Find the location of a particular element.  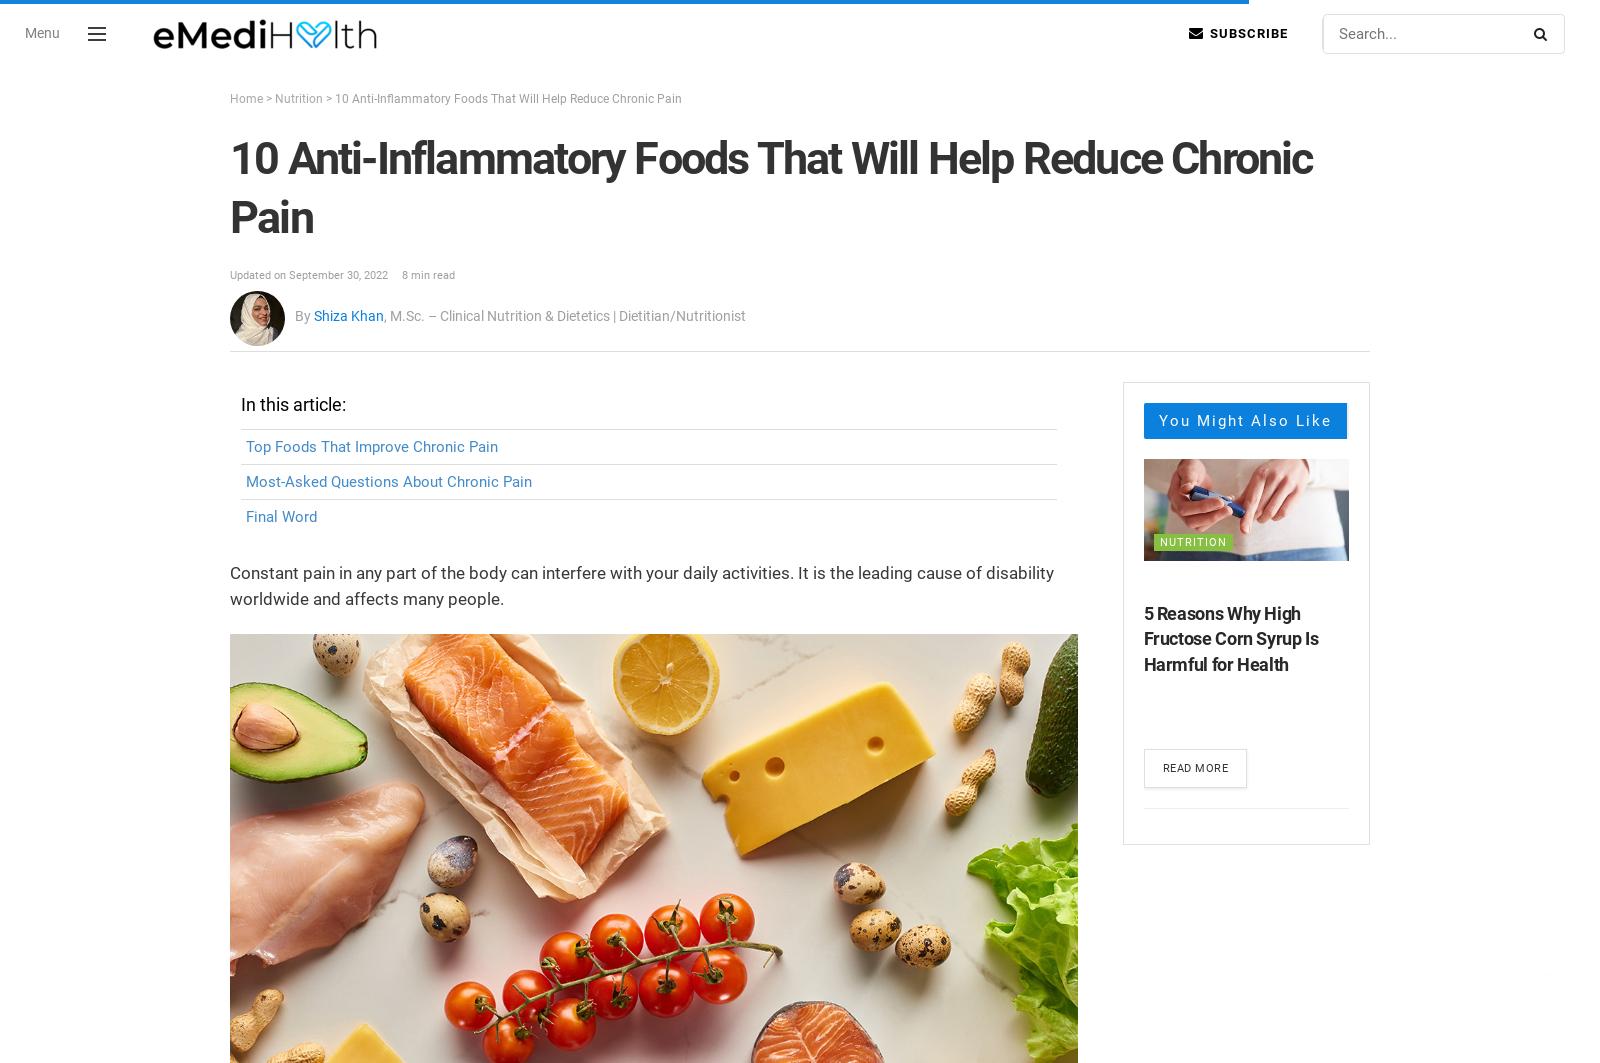

'You Might Also Like' is located at coordinates (1243, 419).